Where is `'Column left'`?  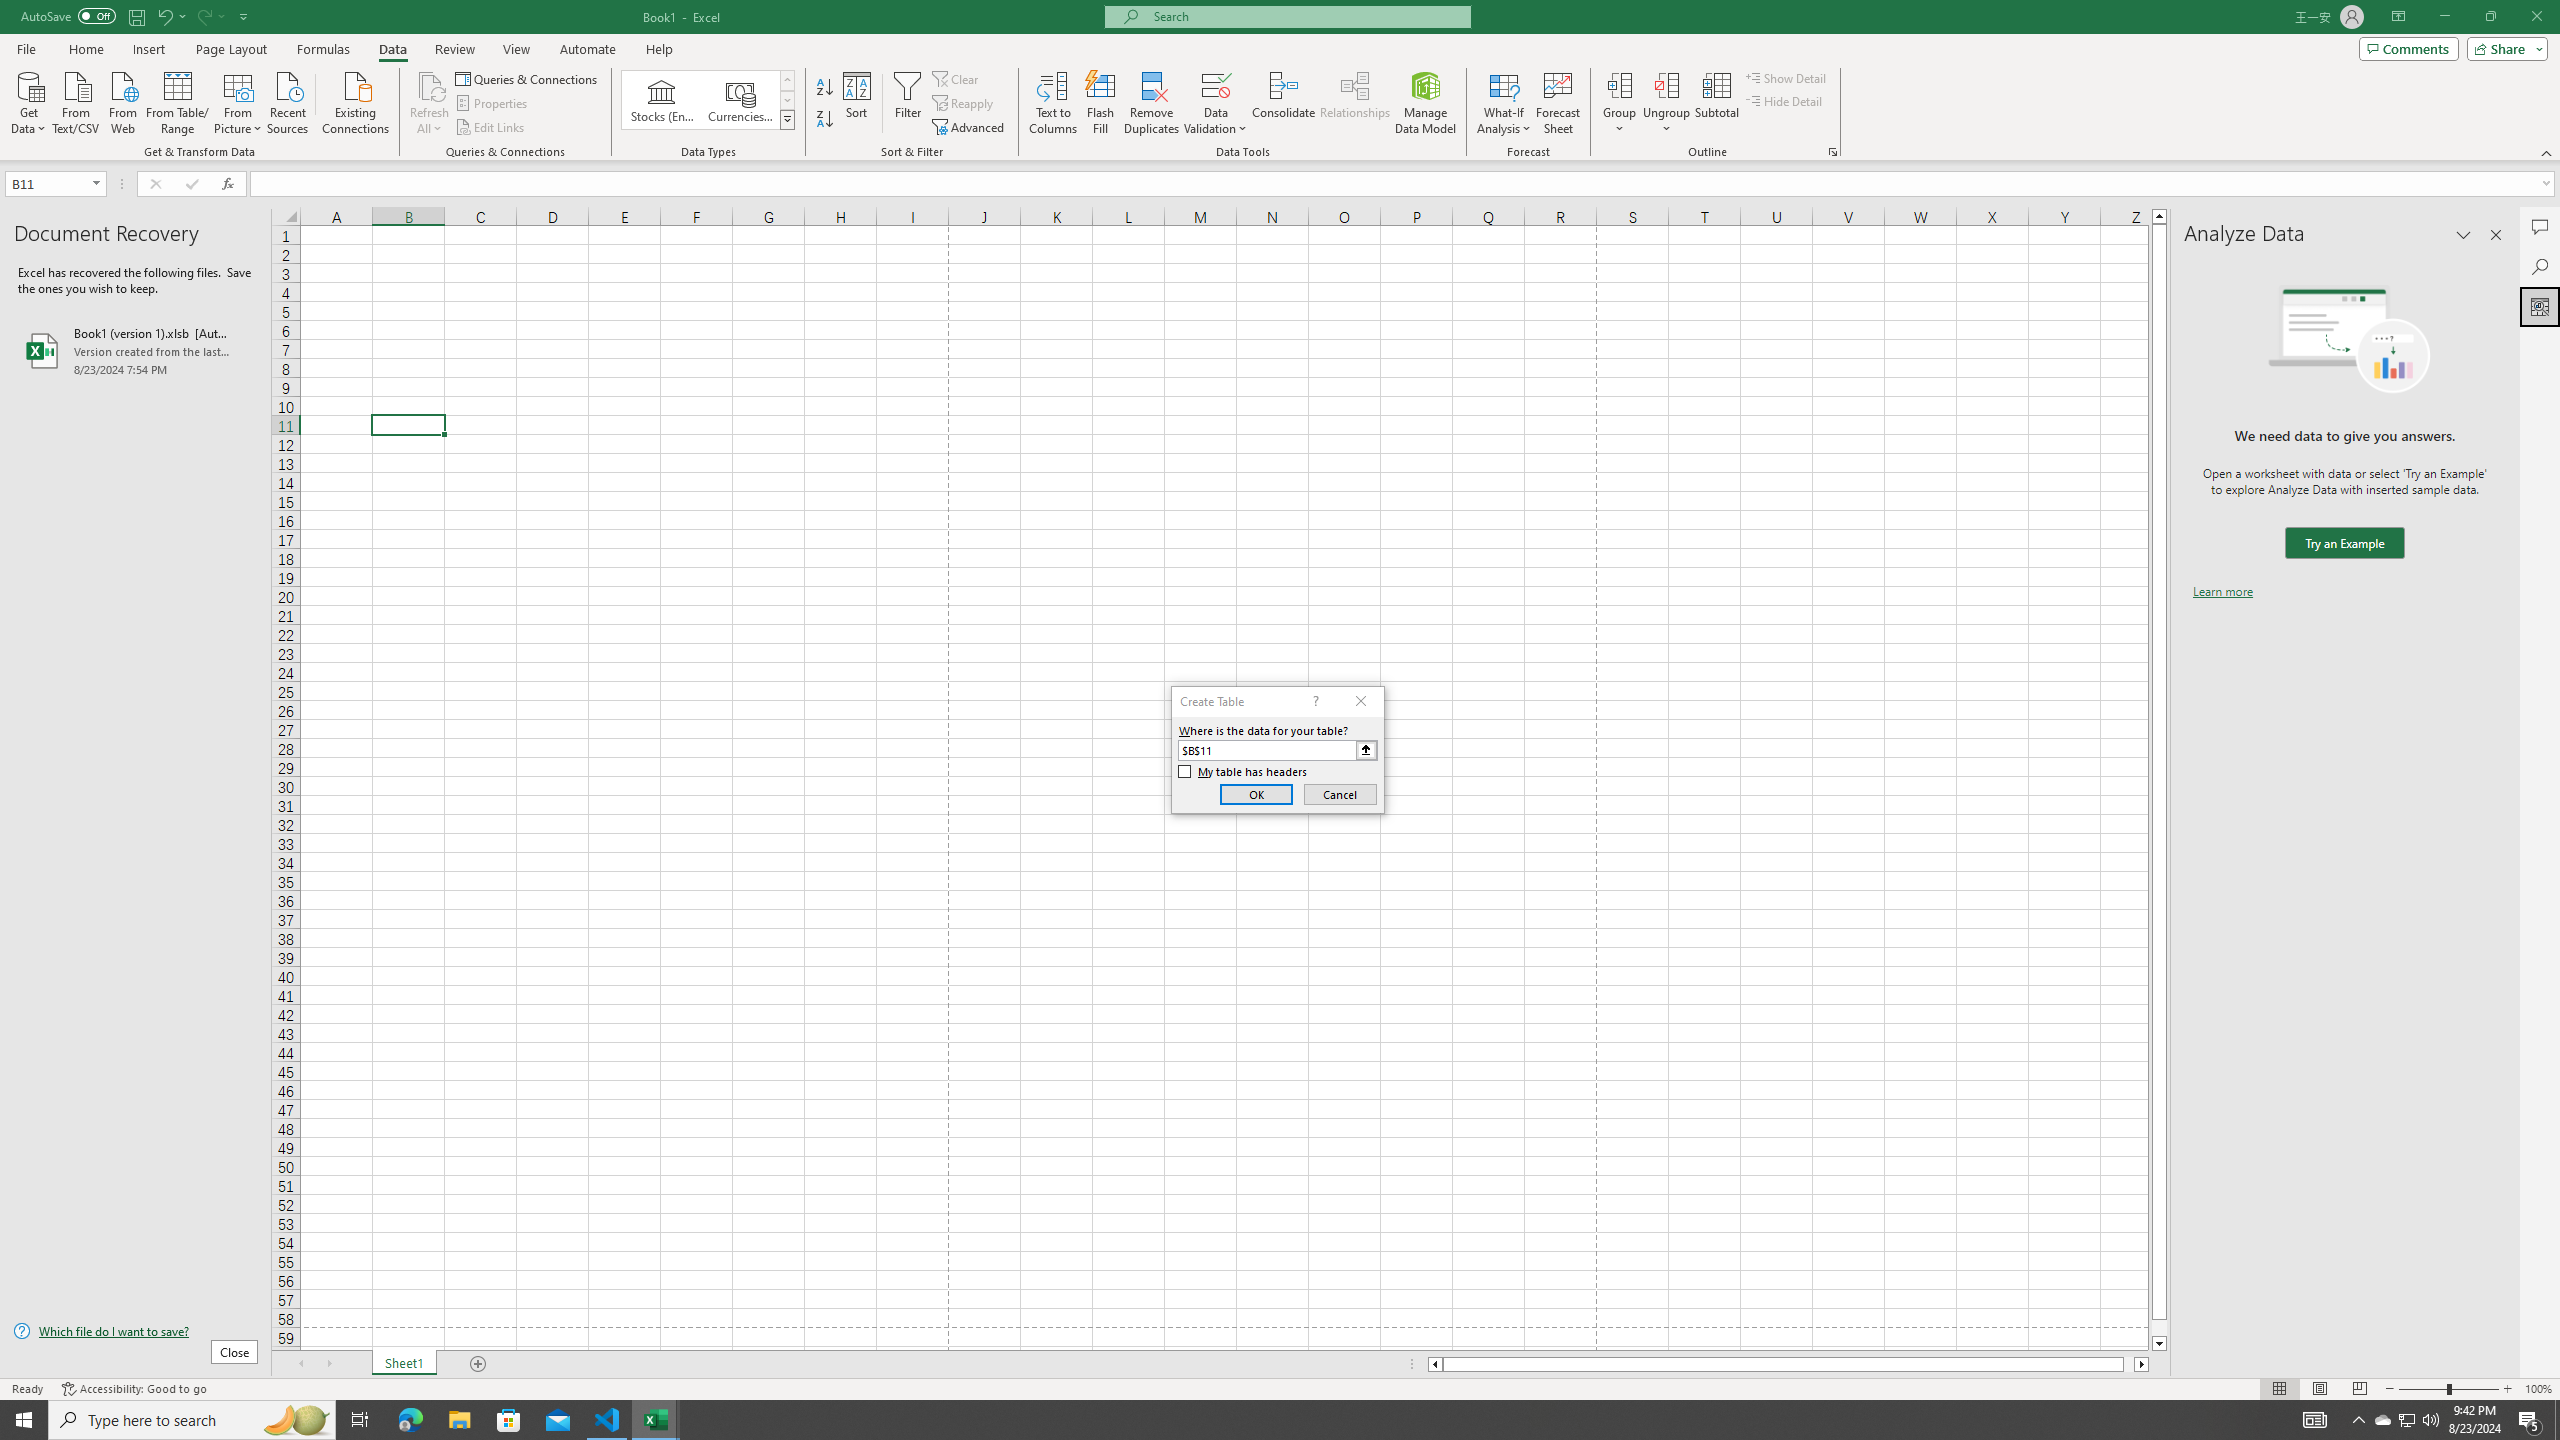
'Column left' is located at coordinates (1434, 1363).